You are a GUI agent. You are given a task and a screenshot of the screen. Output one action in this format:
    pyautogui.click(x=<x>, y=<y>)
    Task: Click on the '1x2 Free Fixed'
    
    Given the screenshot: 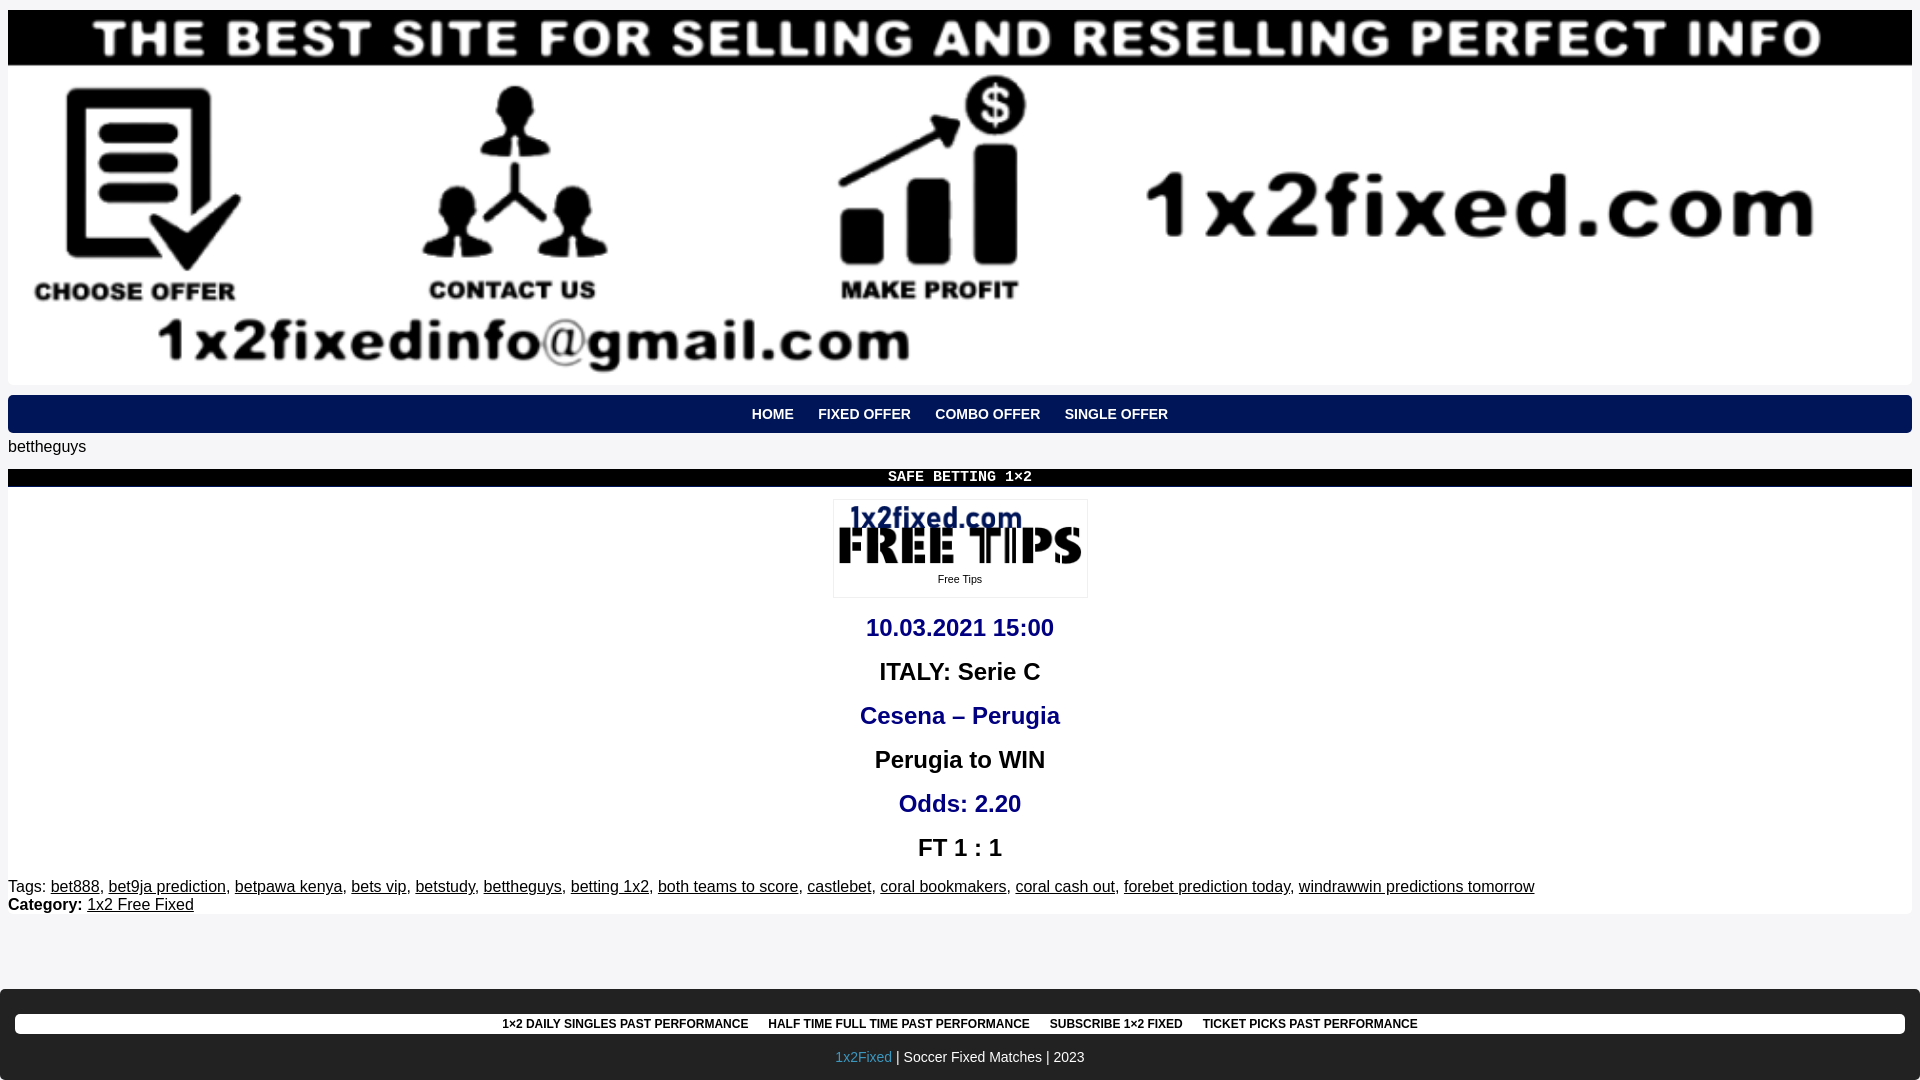 What is the action you would take?
    pyautogui.click(x=85, y=904)
    